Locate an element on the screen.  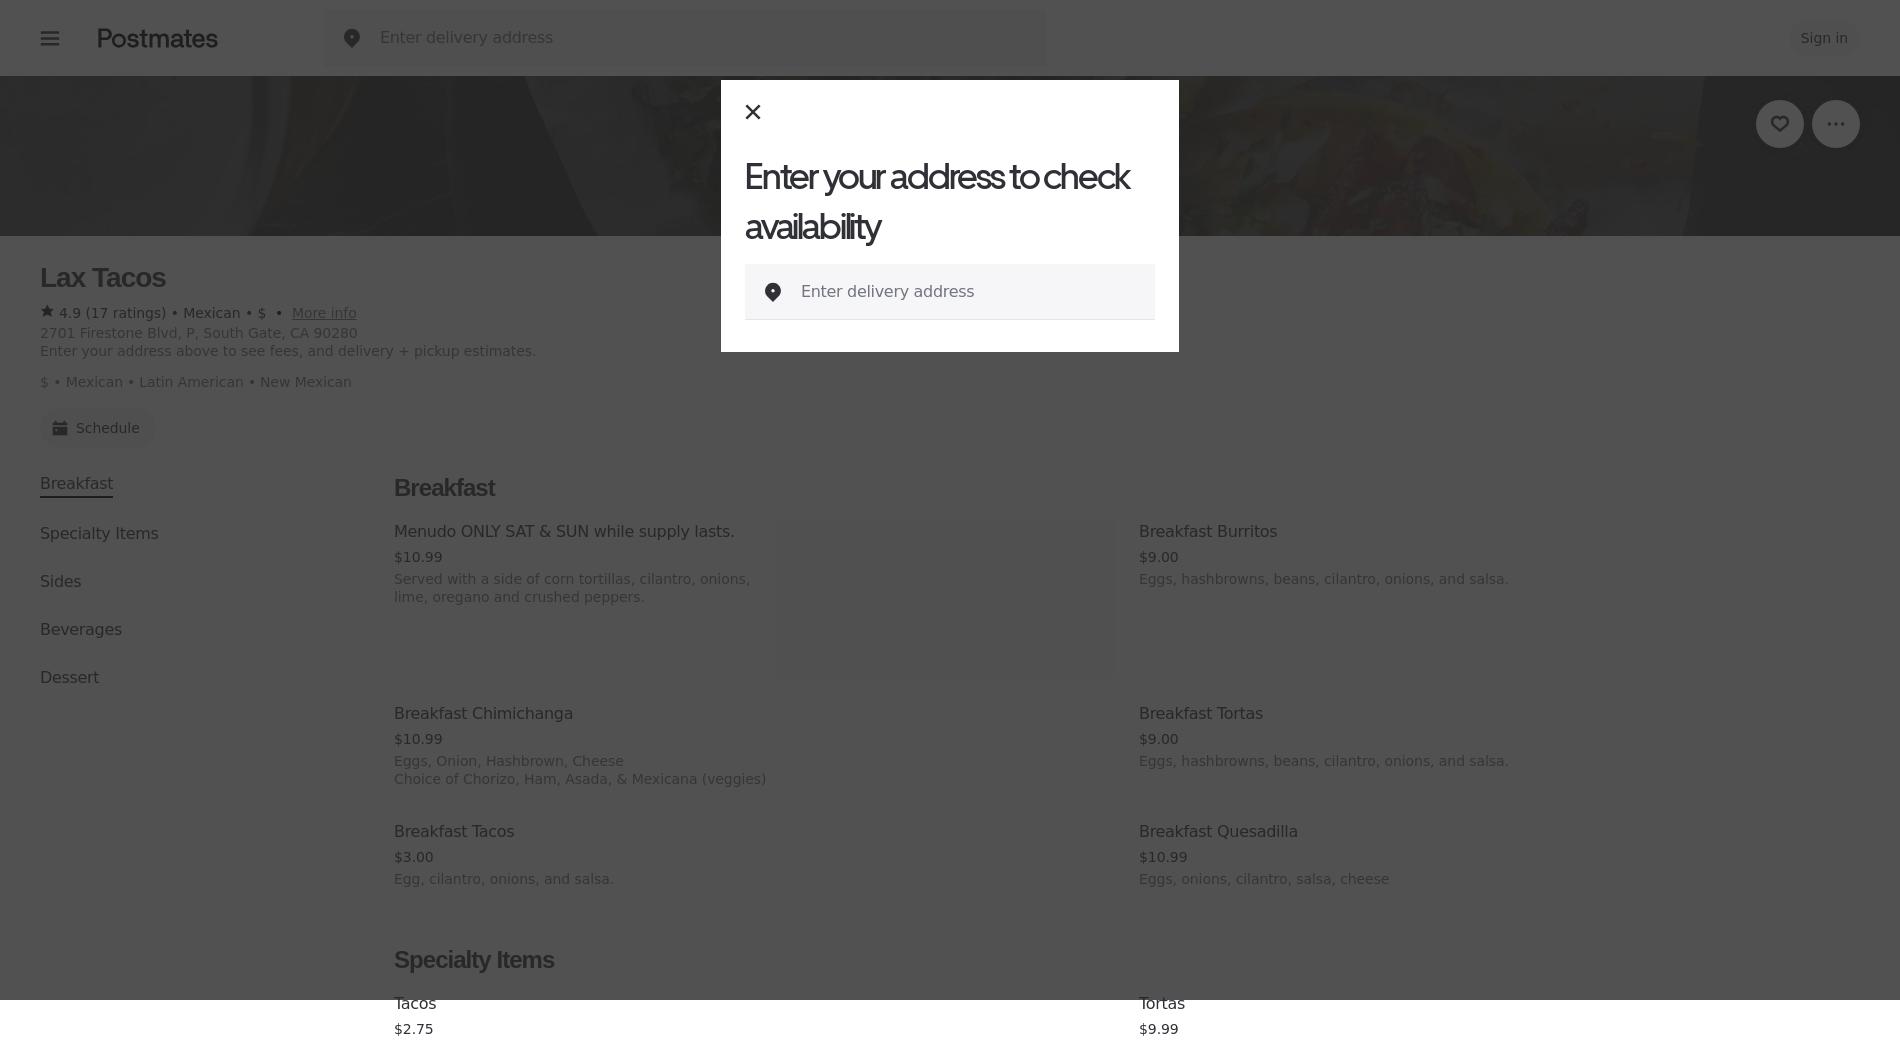
'Tacos' is located at coordinates (413, 1003).